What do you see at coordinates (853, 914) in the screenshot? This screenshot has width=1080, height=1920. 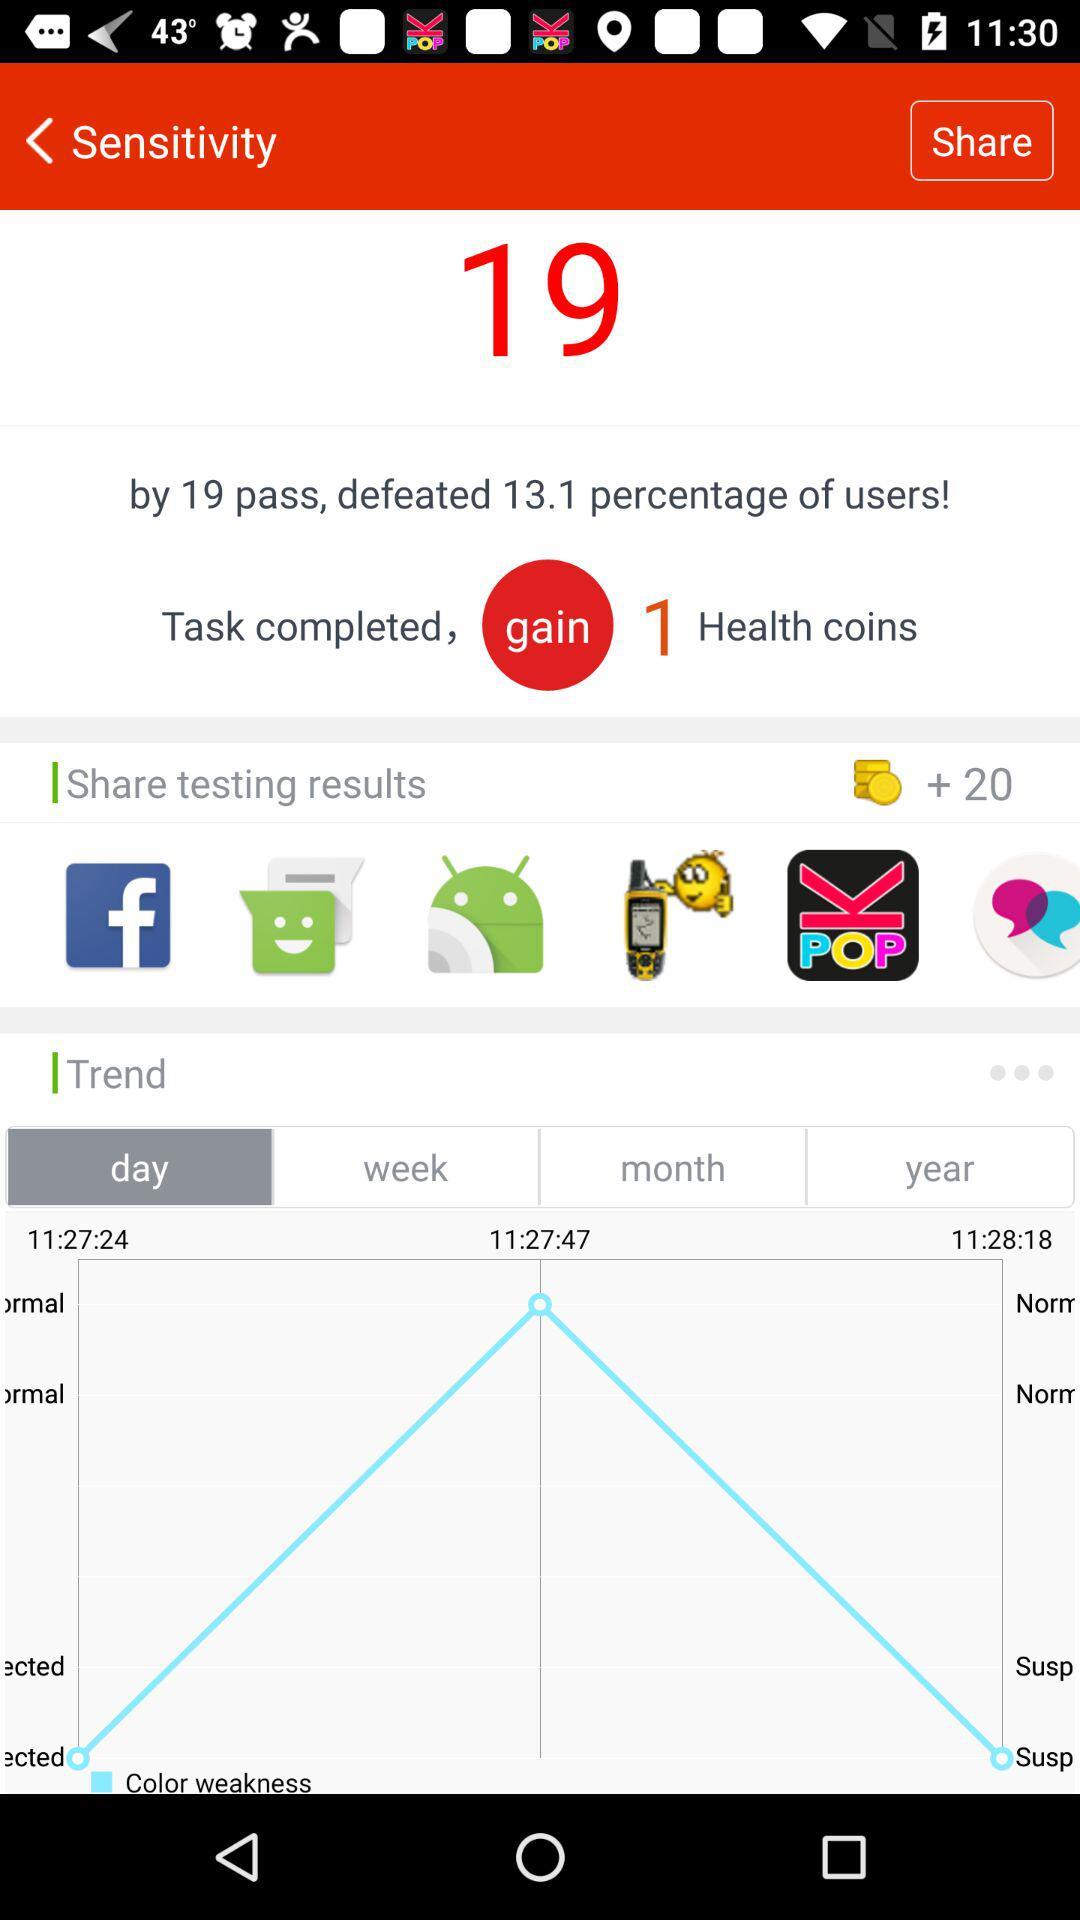 I see `share result` at bounding box center [853, 914].